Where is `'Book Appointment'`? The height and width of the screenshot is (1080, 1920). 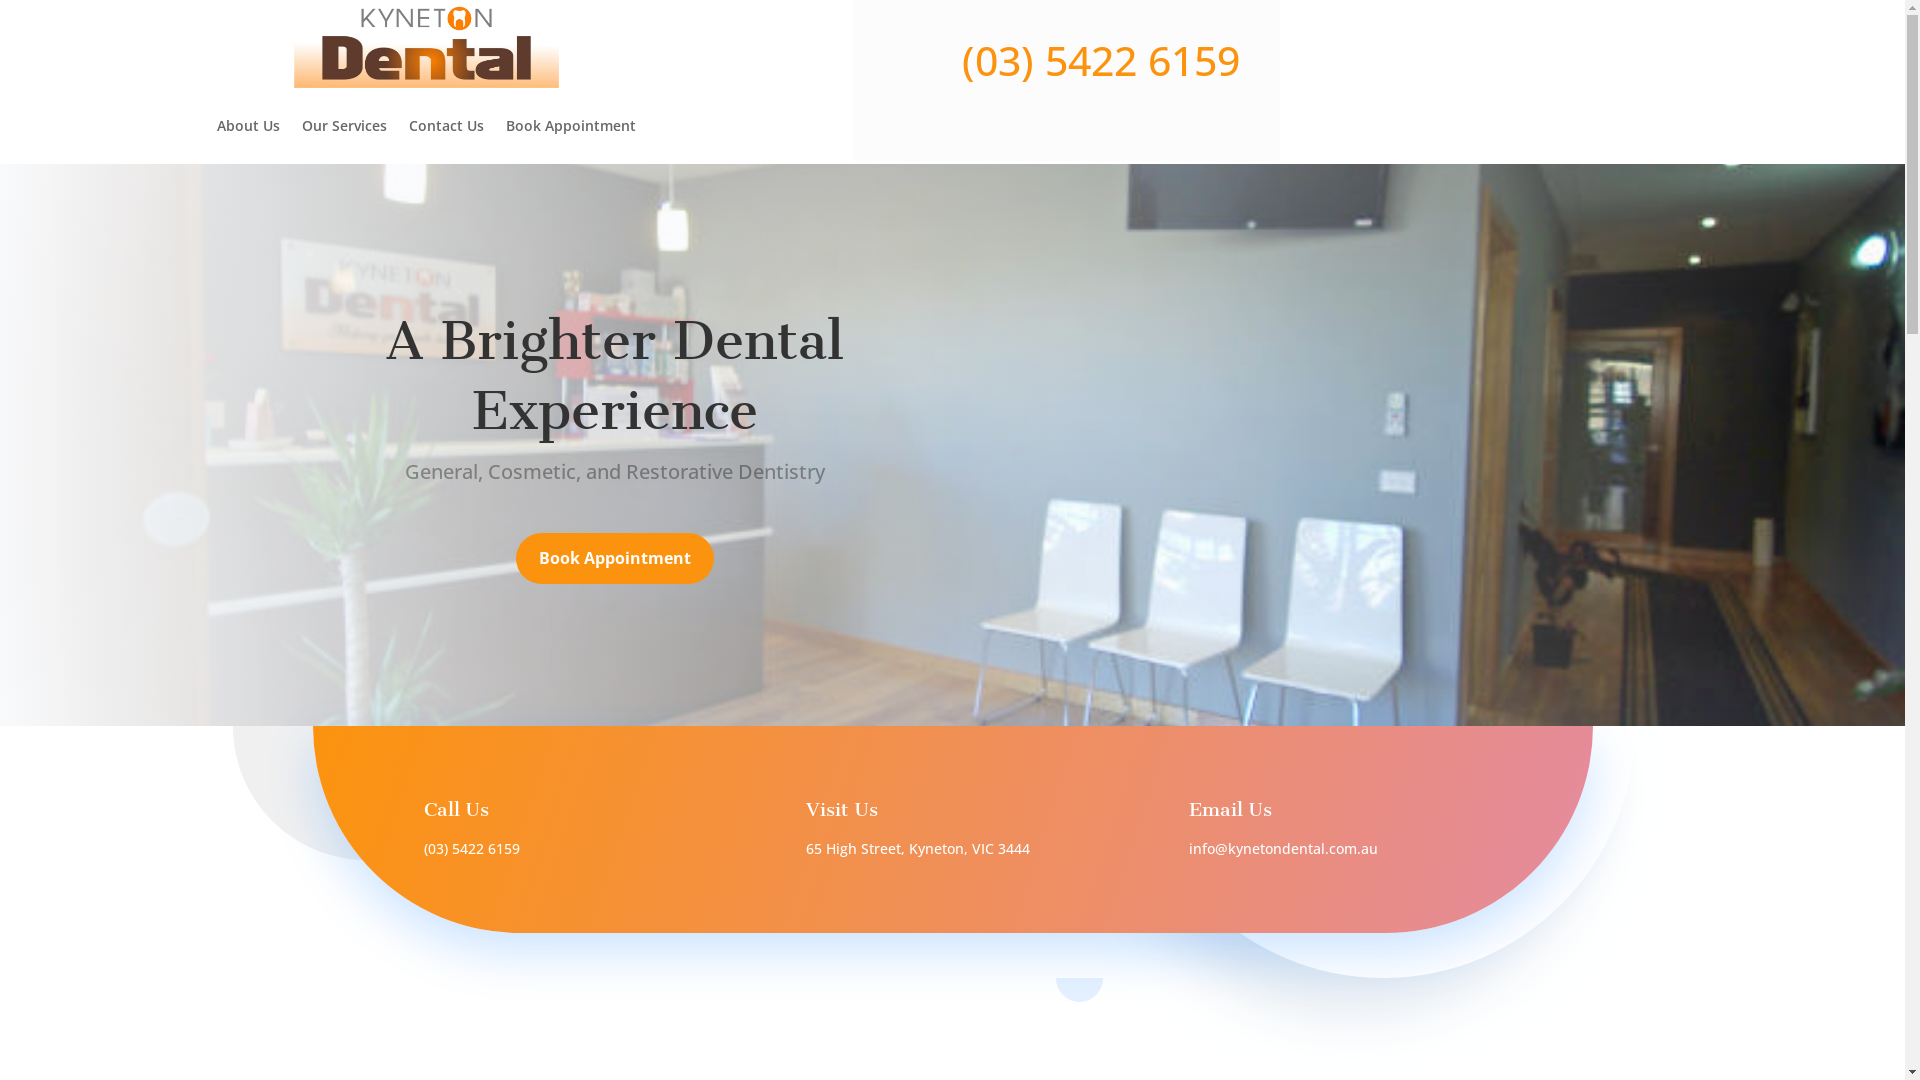 'Book Appointment' is located at coordinates (570, 126).